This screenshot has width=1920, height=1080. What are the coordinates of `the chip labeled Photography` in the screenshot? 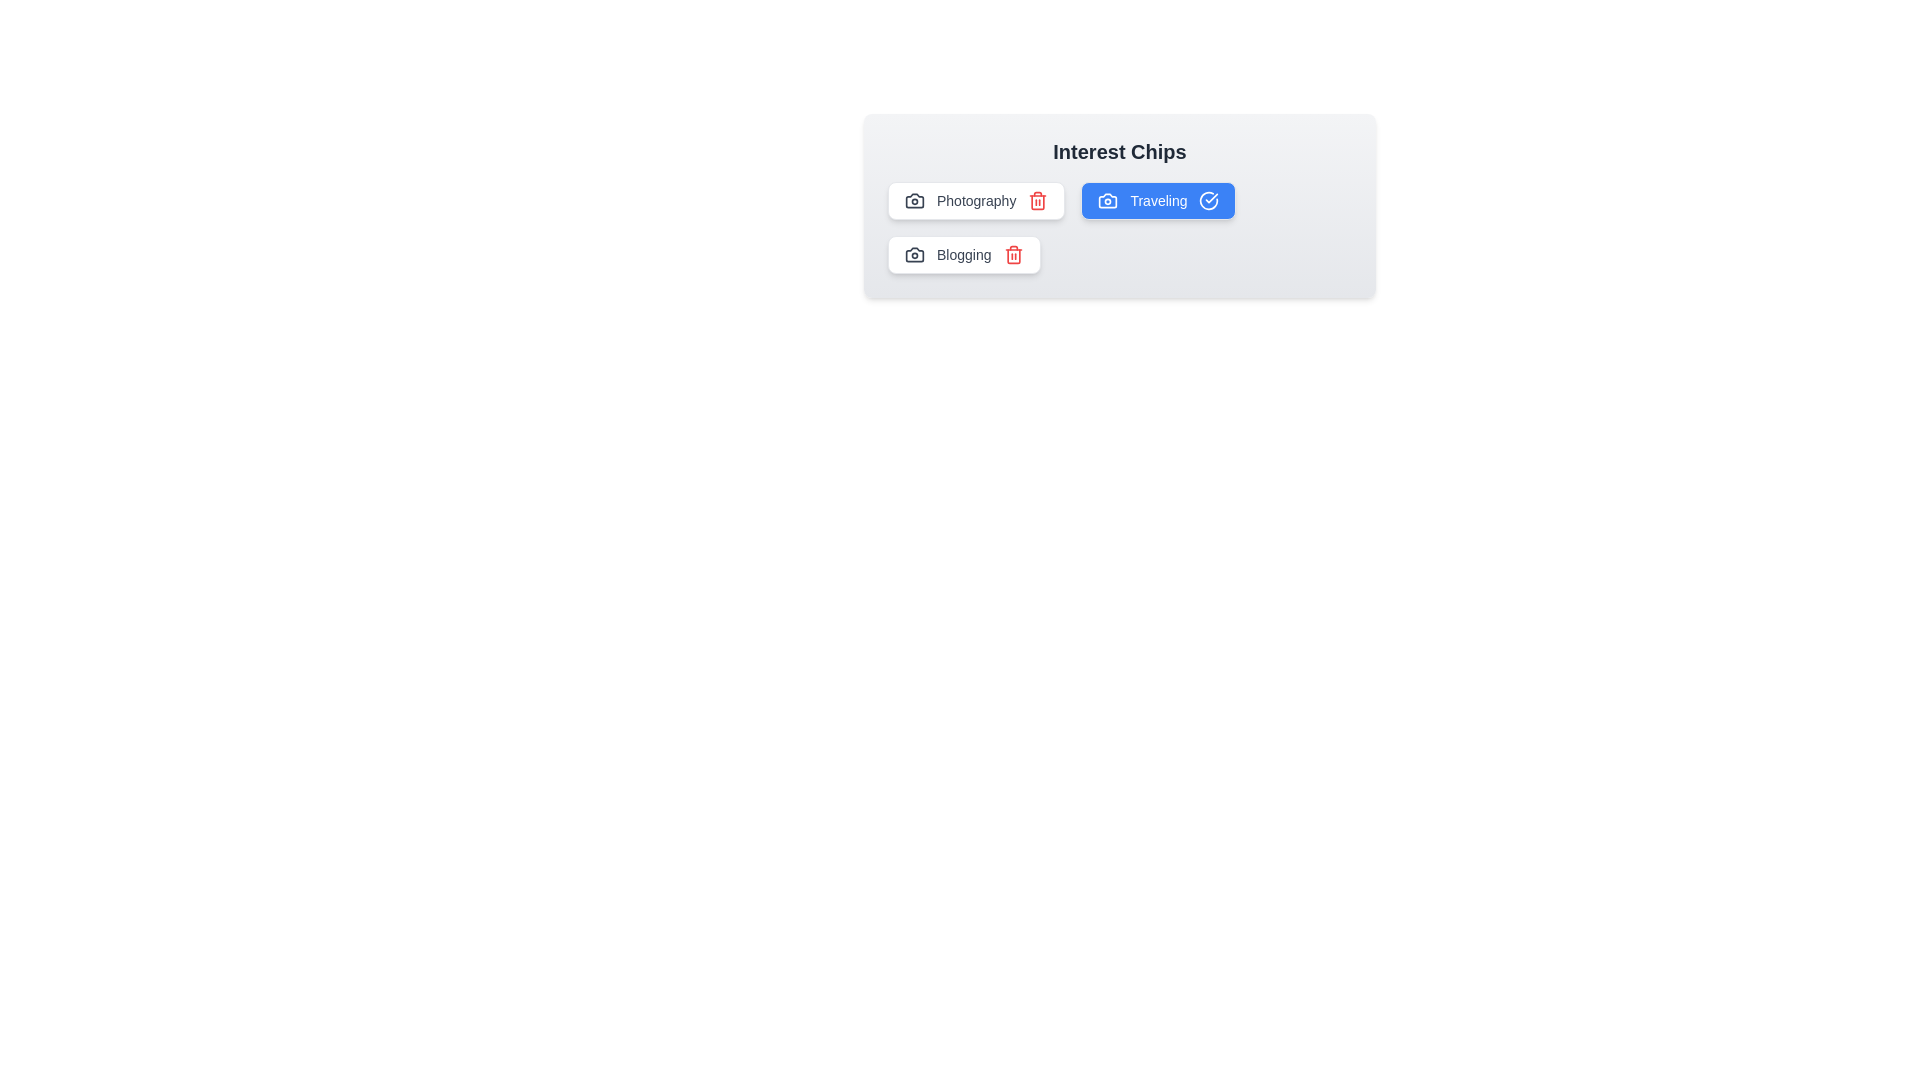 It's located at (975, 200).